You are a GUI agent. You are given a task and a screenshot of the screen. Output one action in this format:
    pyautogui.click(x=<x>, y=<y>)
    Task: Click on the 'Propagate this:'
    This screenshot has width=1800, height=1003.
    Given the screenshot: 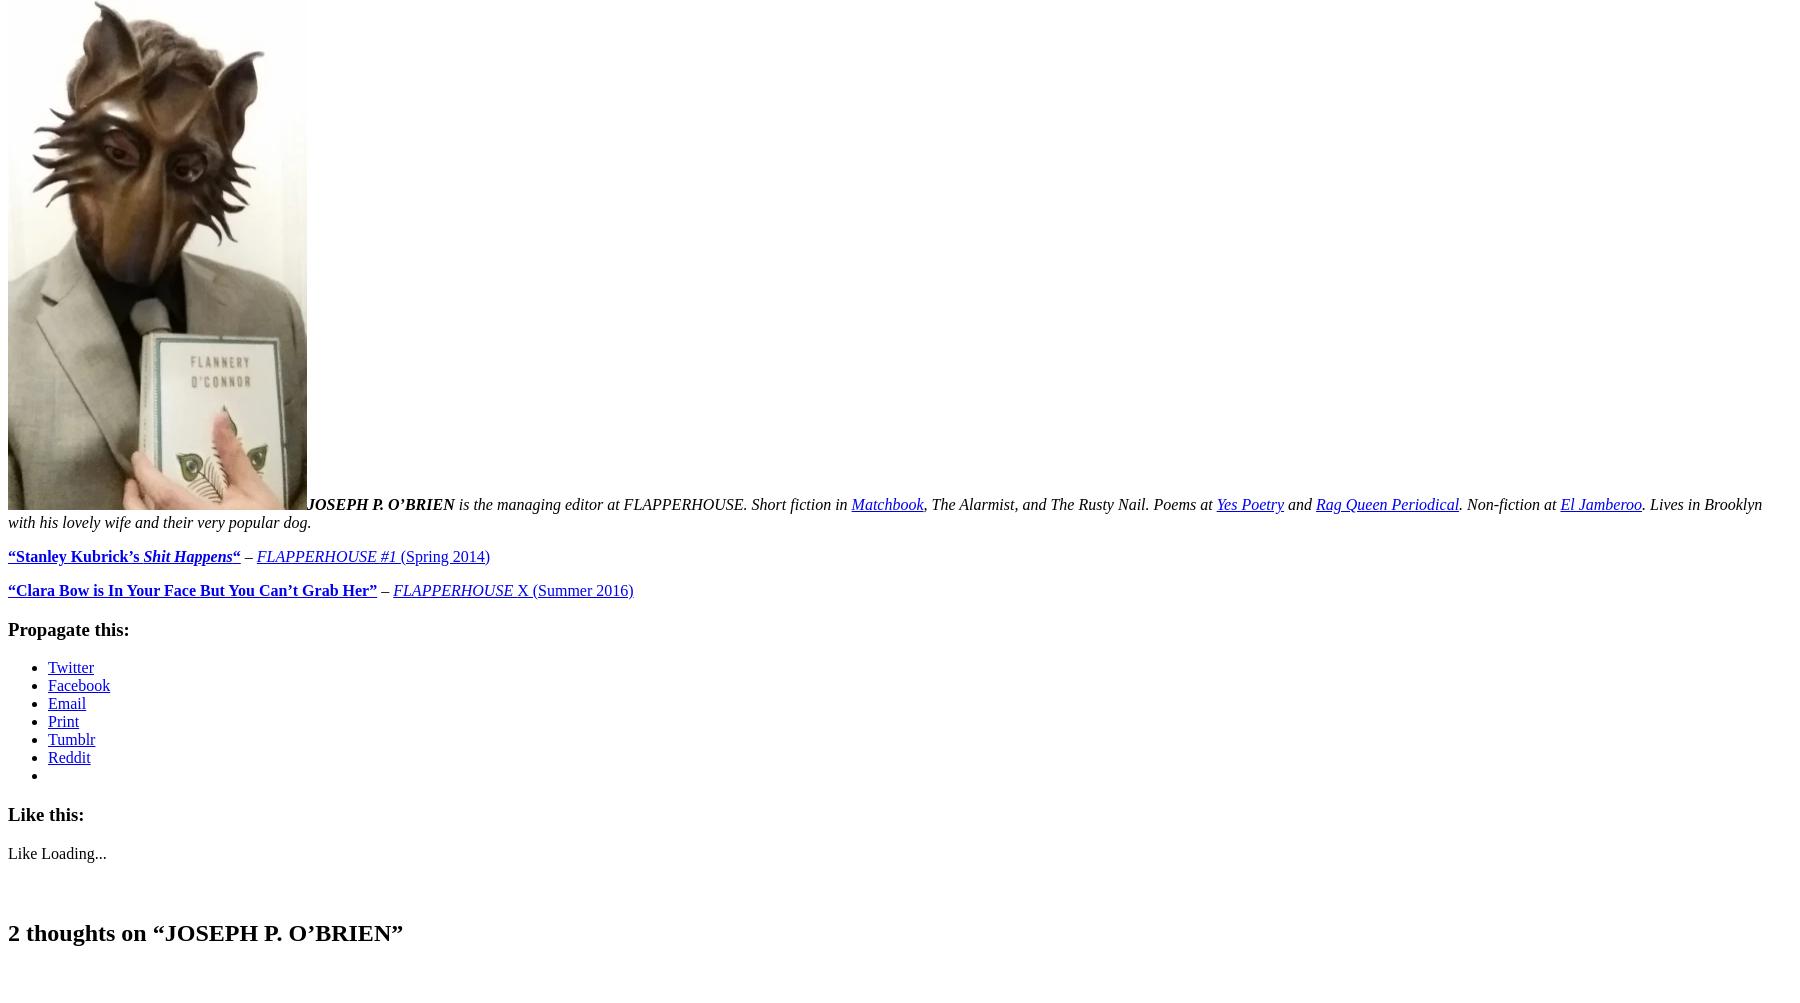 What is the action you would take?
    pyautogui.click(x=67, y=628)
    